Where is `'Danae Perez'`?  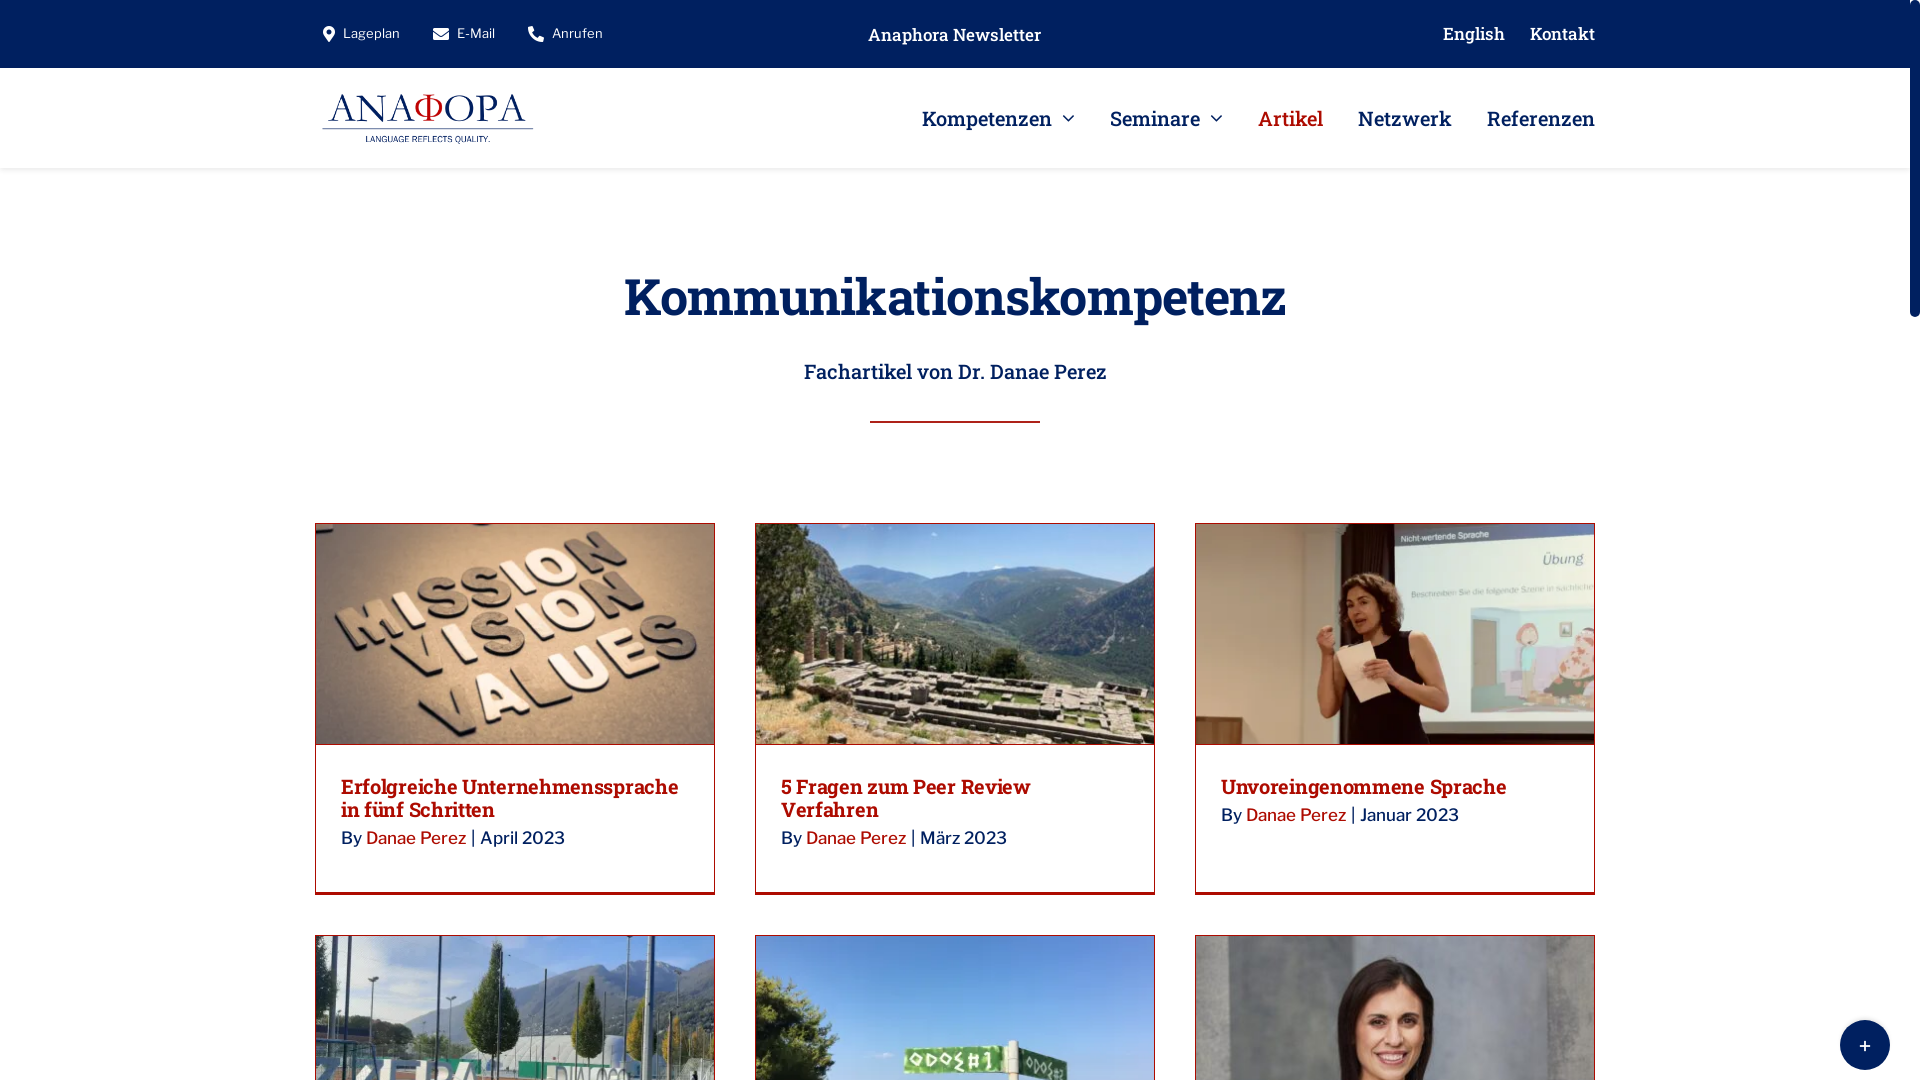
'Danae Perez' is located at coordinates (855, 837).